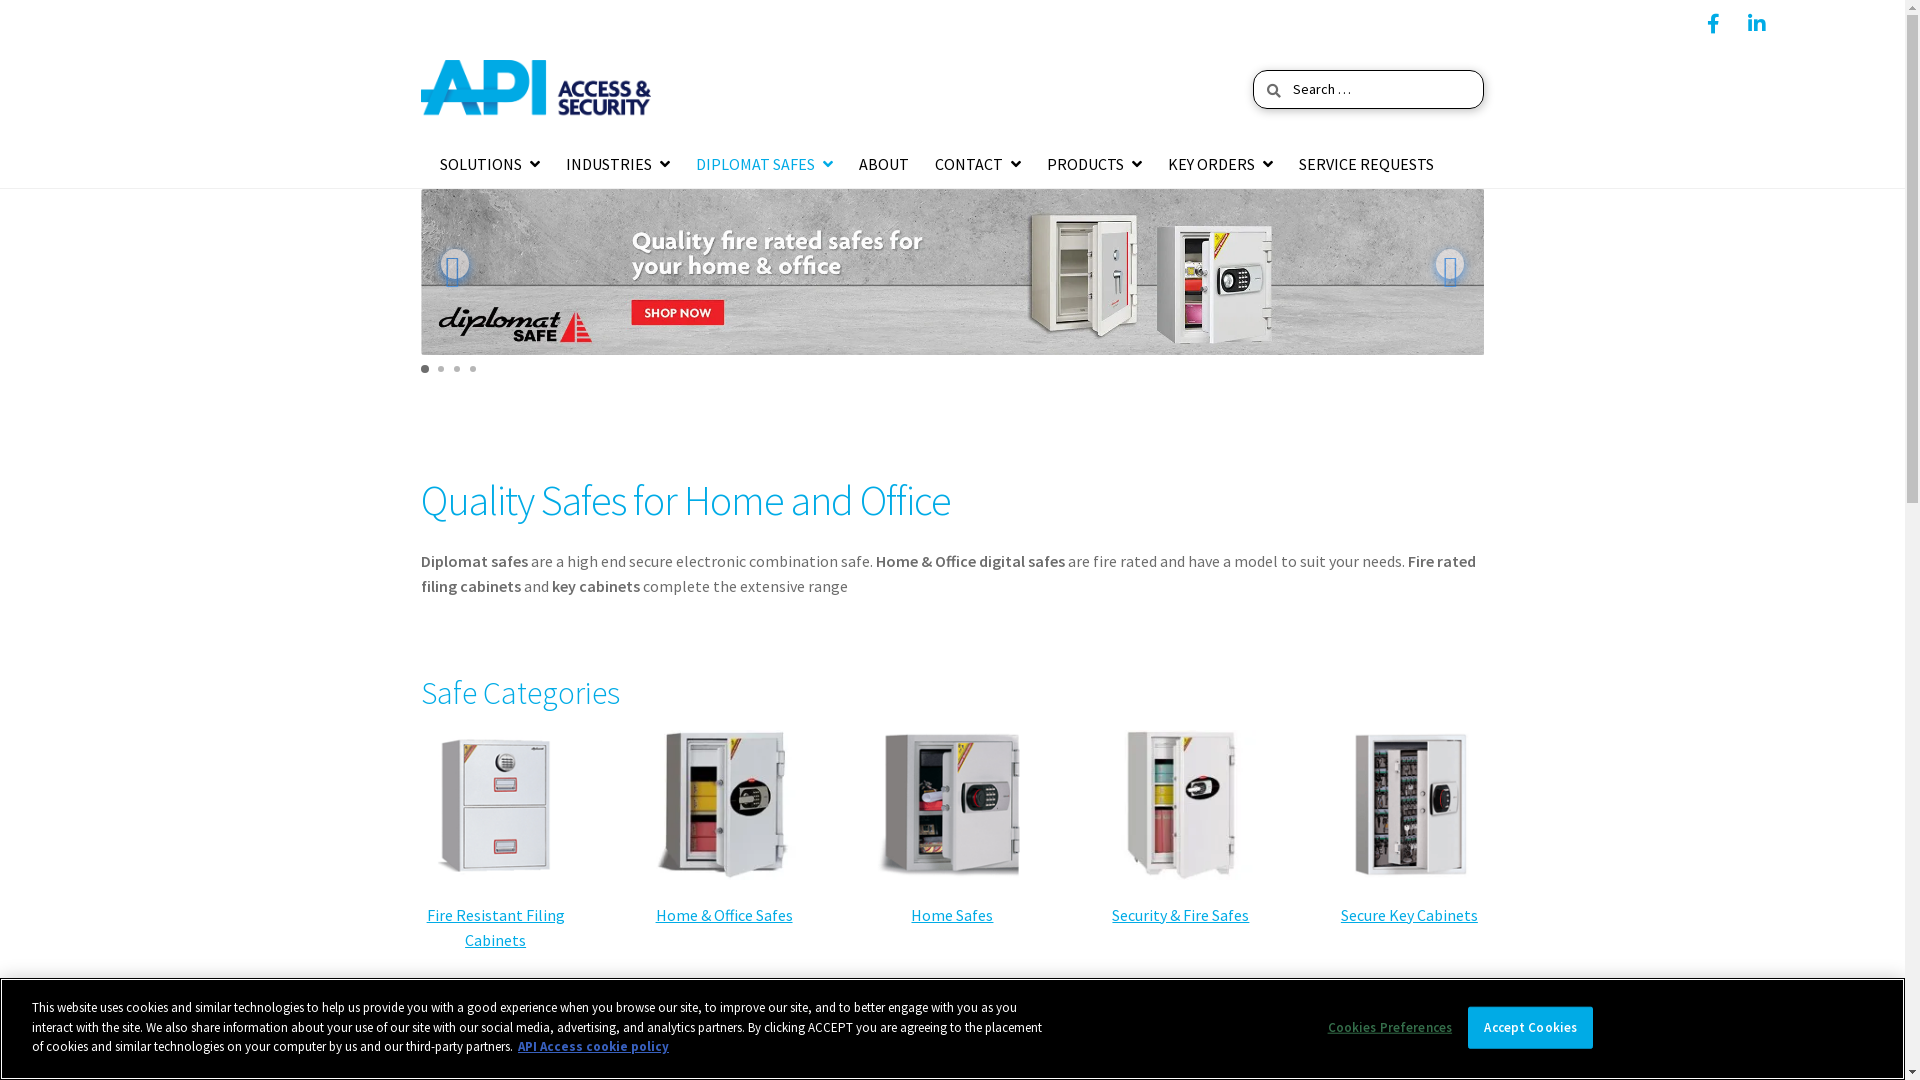  What do you see at coordinates (910, 914) in the screenshot?
I see `'Home Safes'` at bounding box center [910, 914].